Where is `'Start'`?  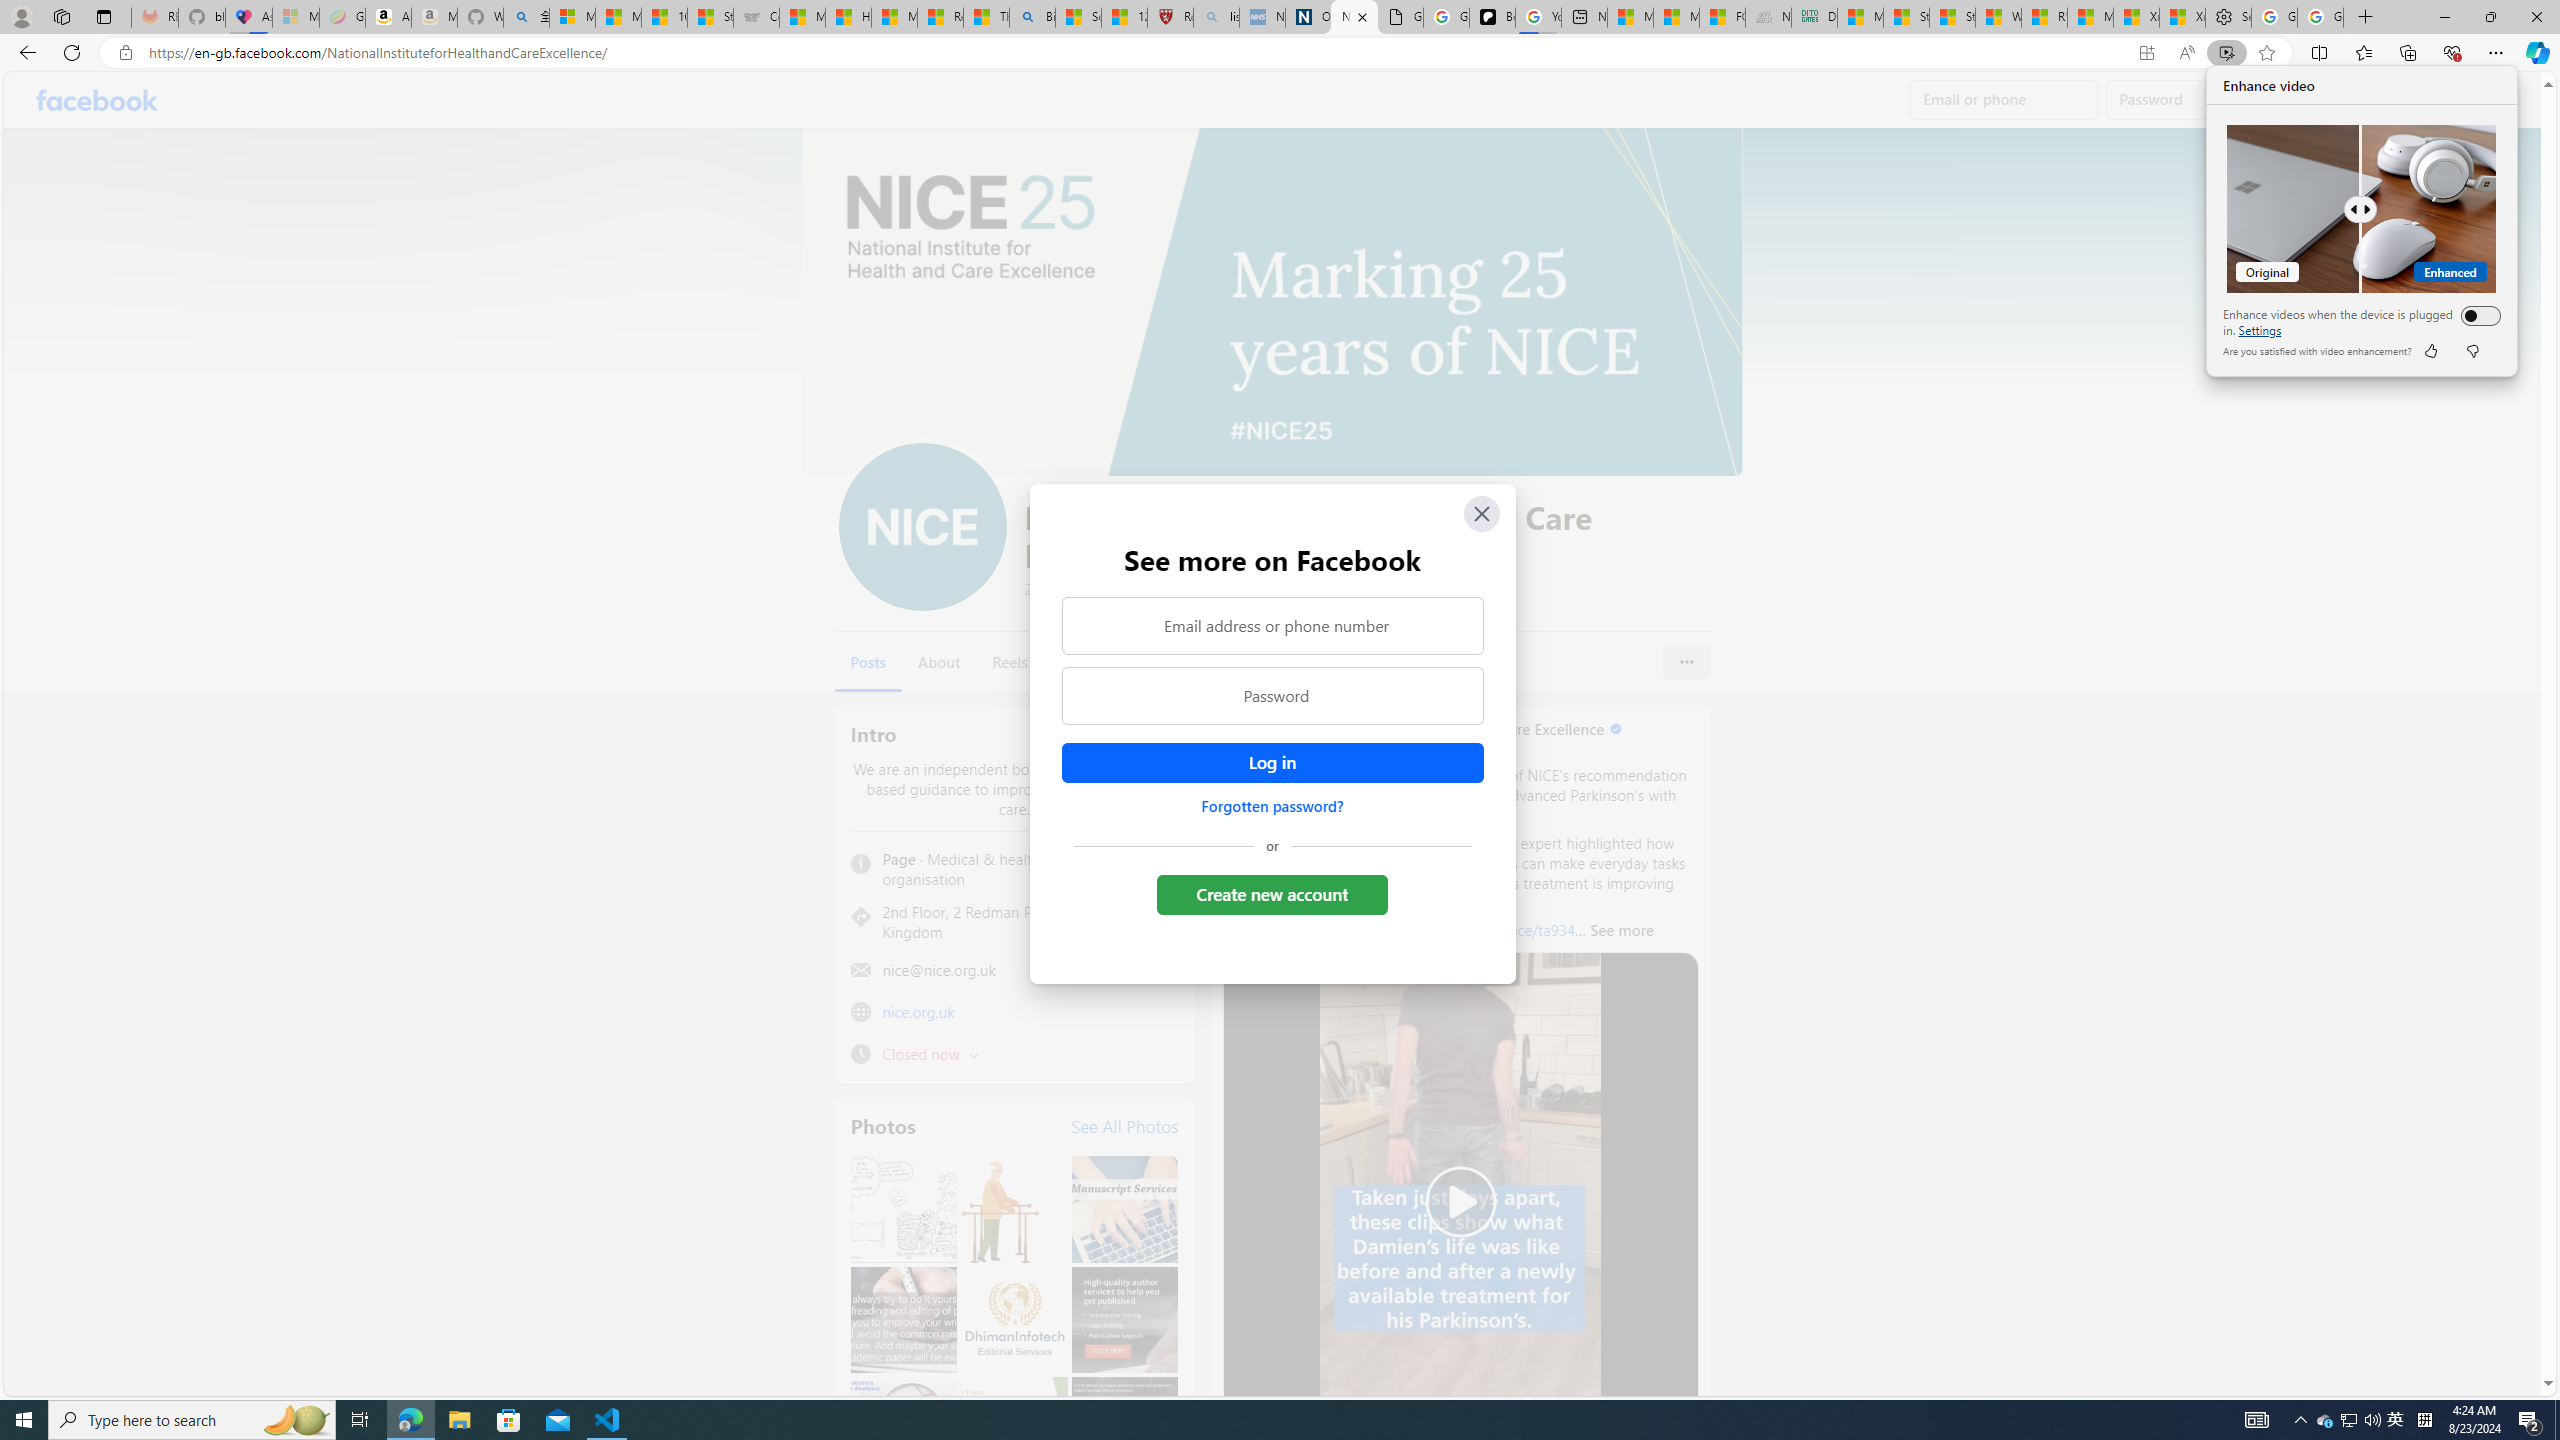
'Start' is located at coordinates (24, 1418).